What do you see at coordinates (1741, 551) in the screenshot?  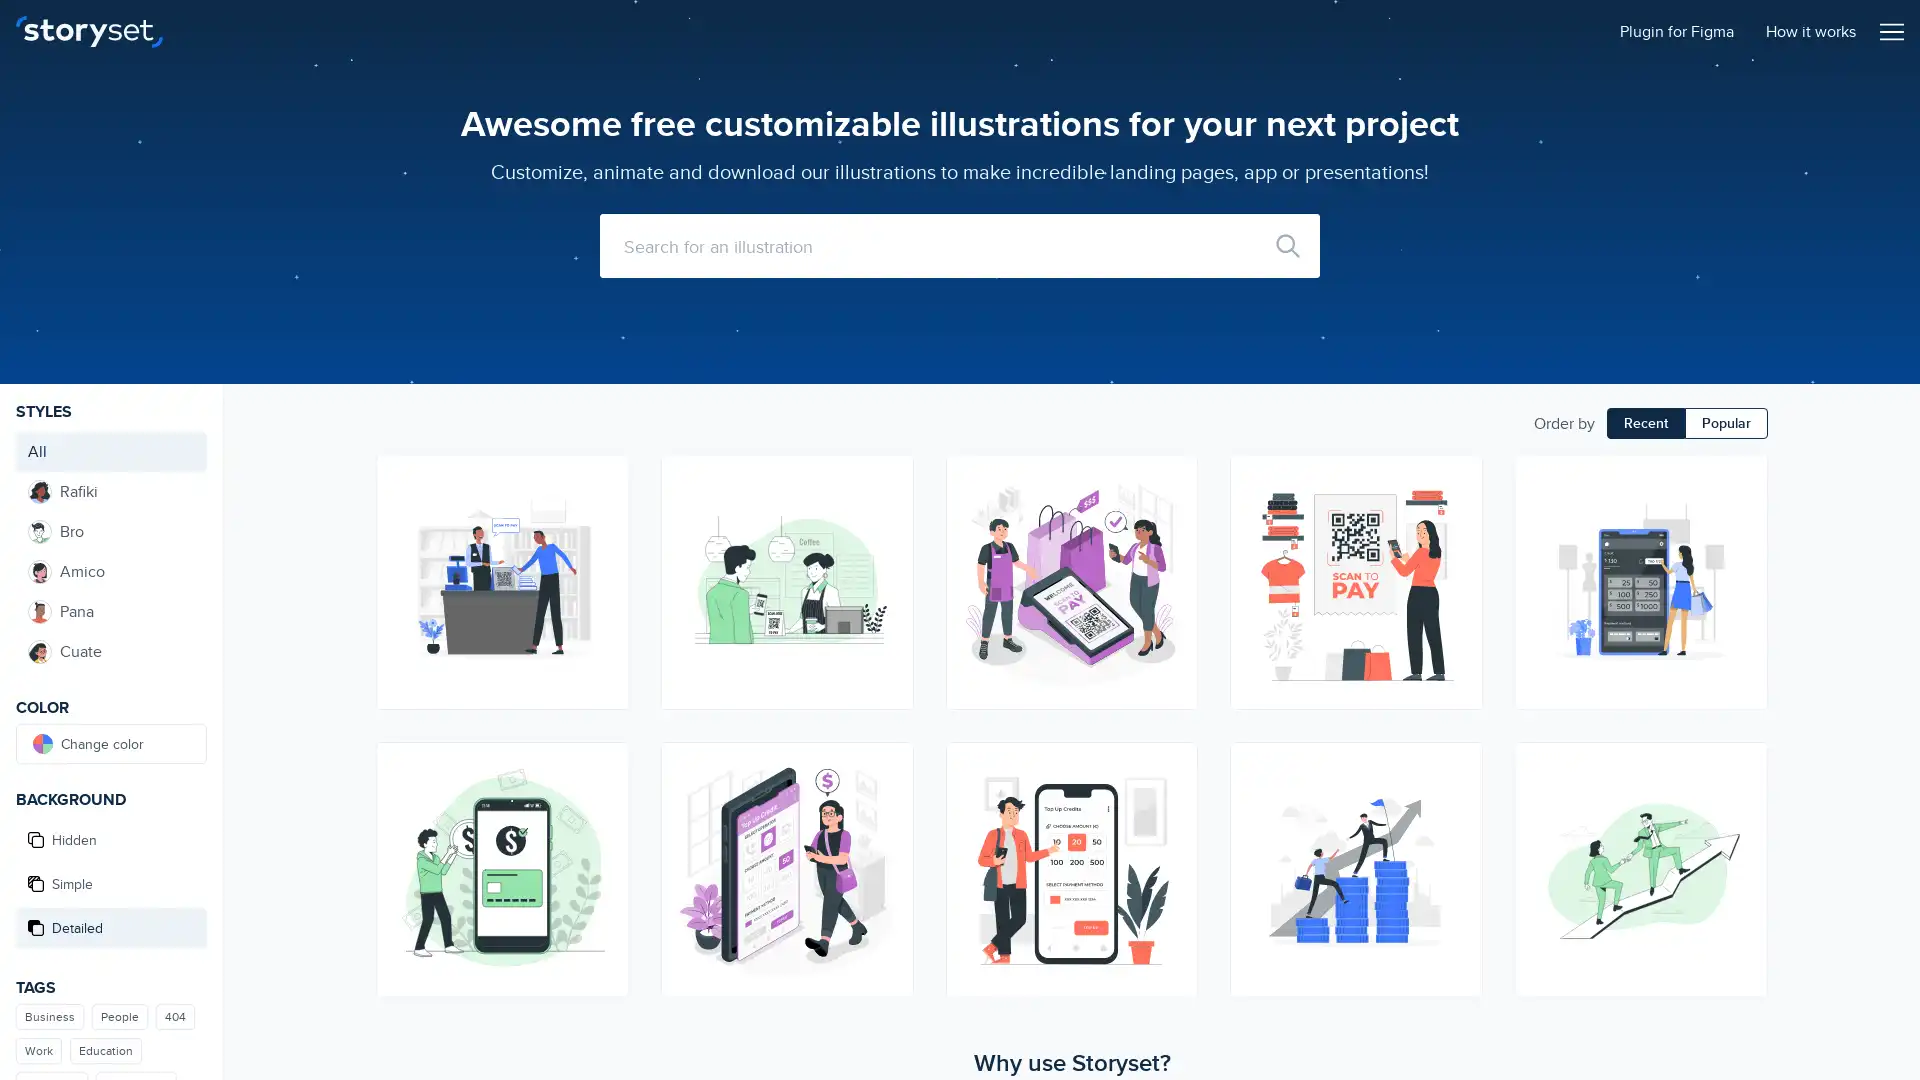 I see `Pinterest icon Save` at bounding box center [1741, 551].